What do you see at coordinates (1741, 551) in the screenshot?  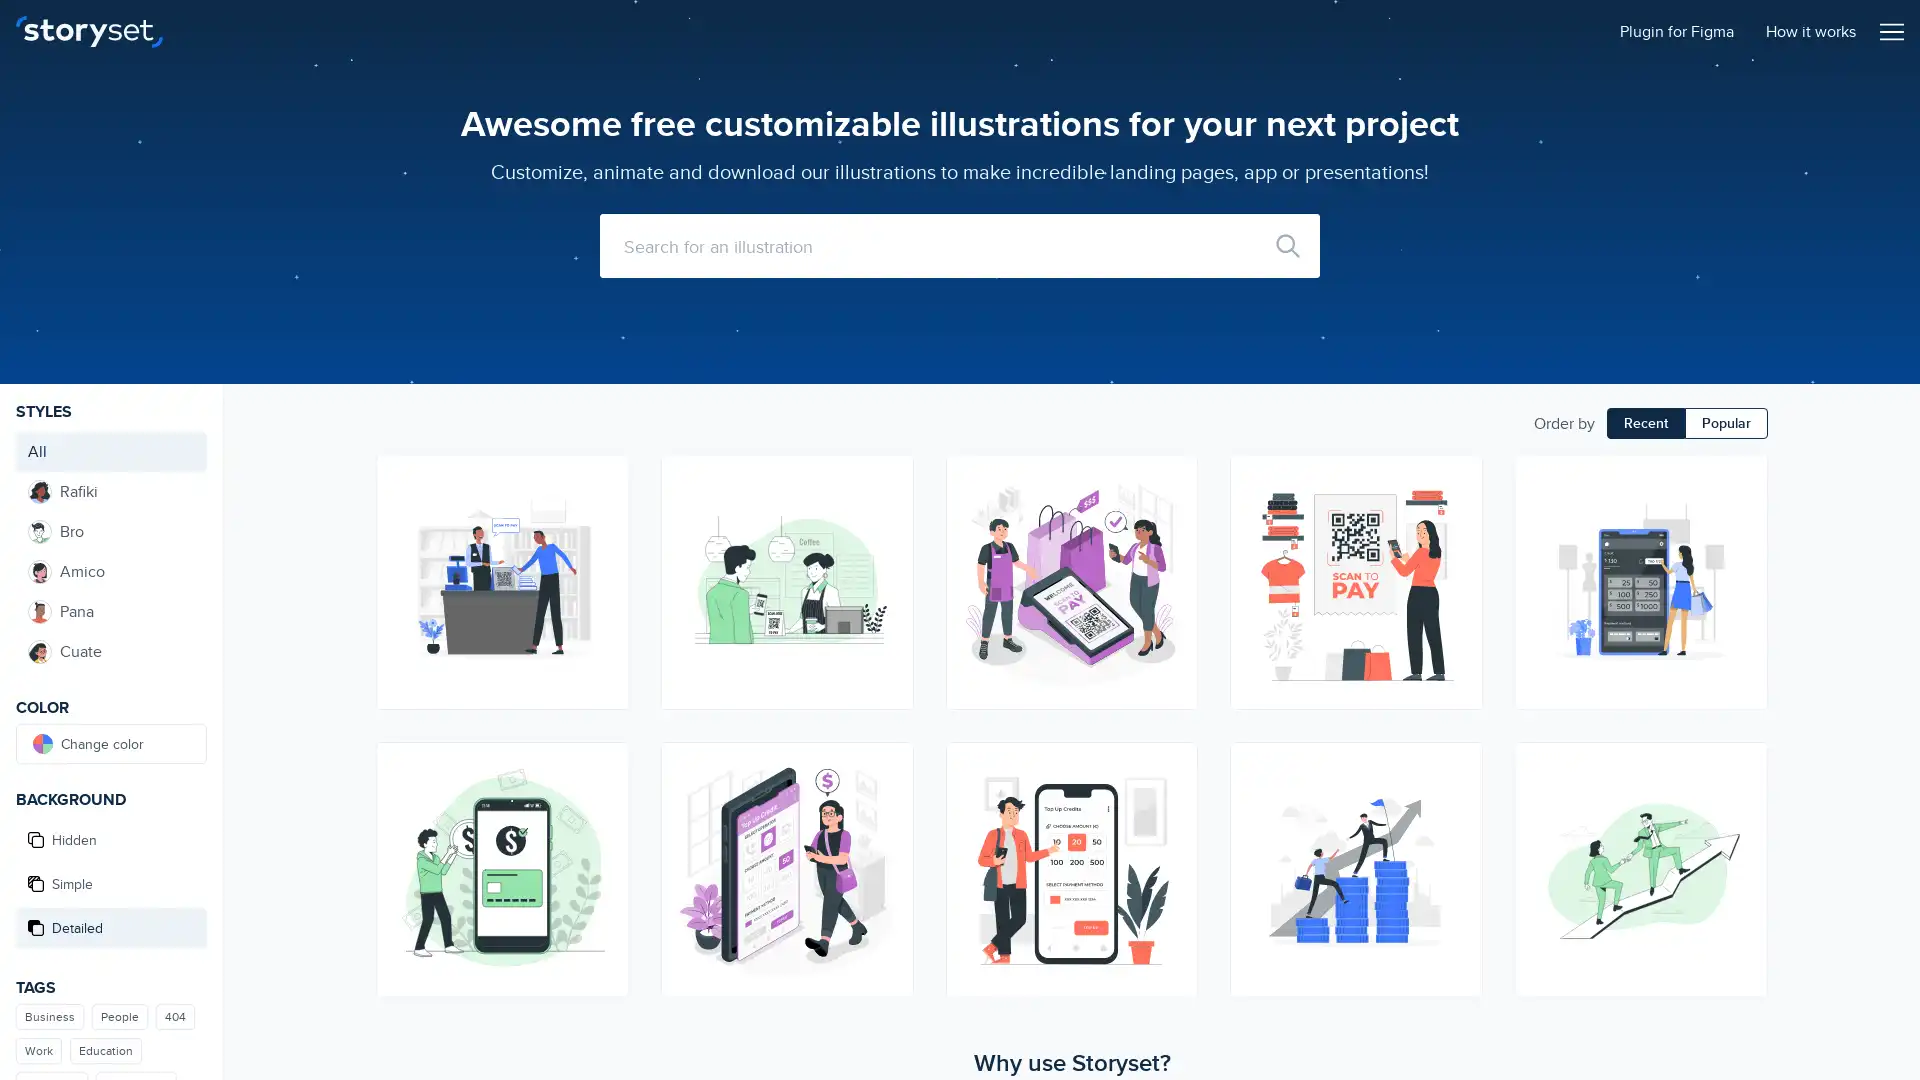 I see `Pinterest icon Save` at bounding box center [1741, 551].